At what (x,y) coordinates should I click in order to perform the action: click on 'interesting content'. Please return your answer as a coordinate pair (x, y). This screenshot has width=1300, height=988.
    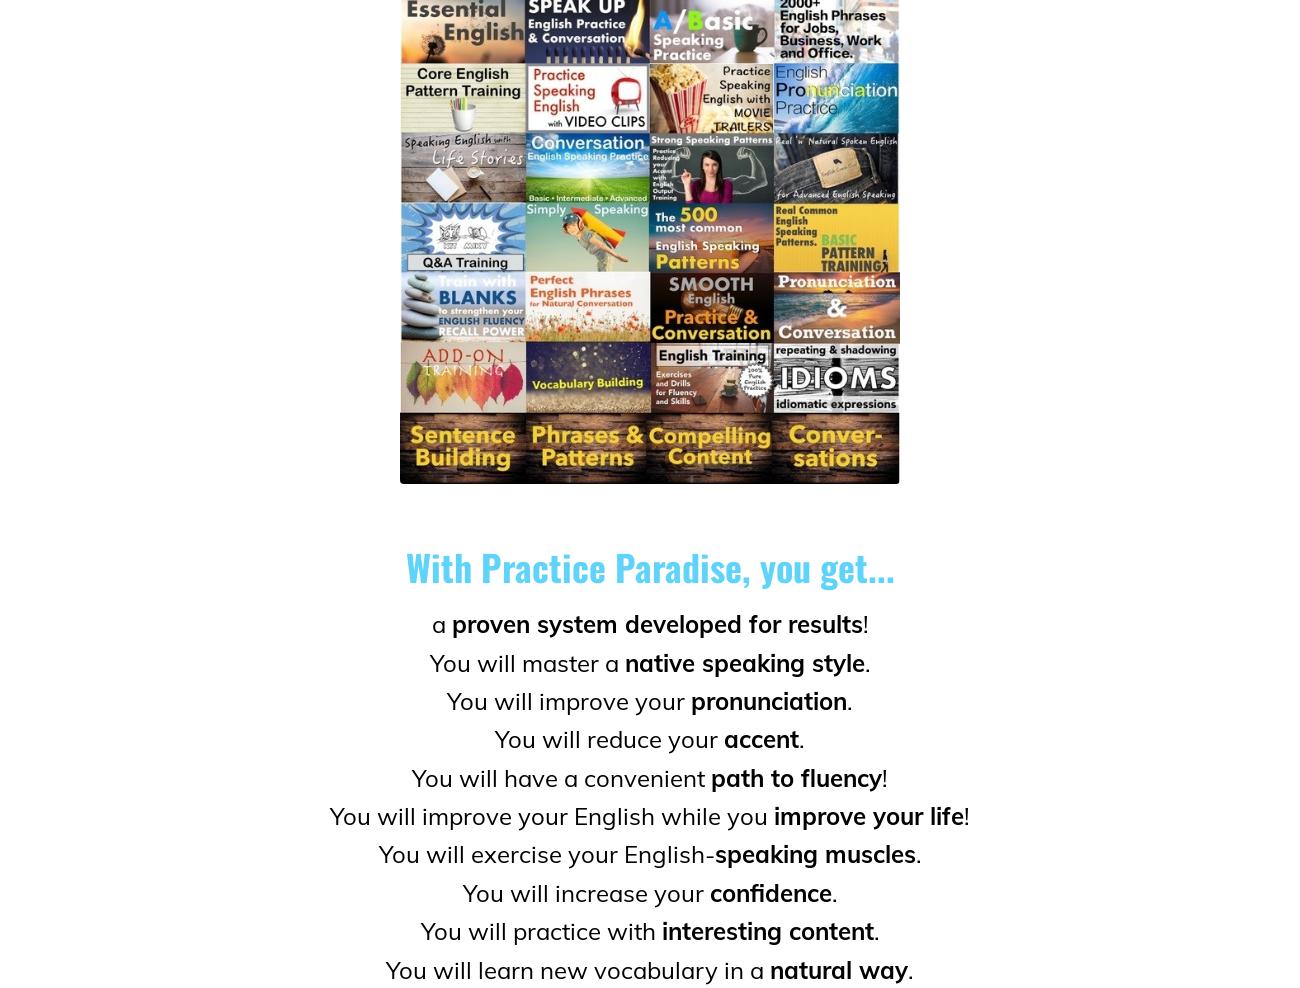
    Looking at the image, I should click on (766, 930).